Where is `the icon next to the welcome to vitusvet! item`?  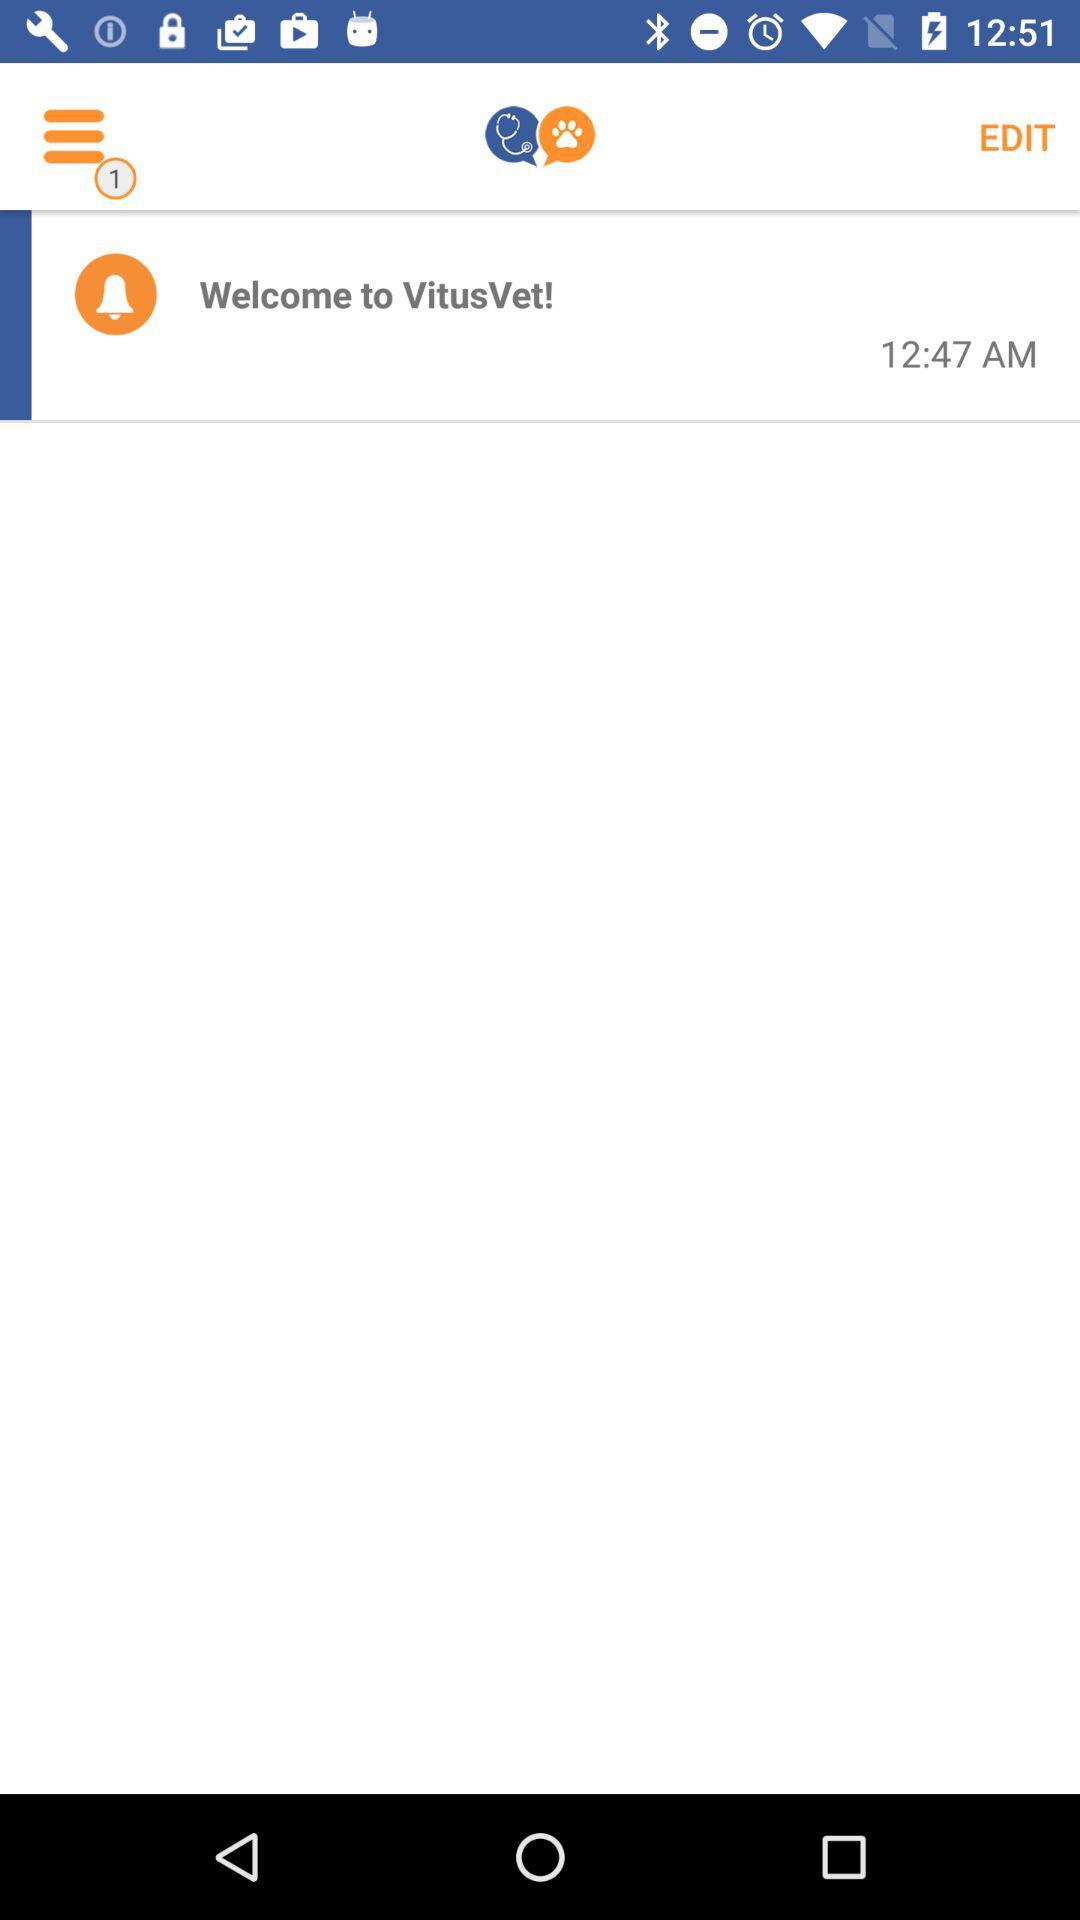 the icon next to the welcome to vitusvet! item is located at coordinates (957, 353).